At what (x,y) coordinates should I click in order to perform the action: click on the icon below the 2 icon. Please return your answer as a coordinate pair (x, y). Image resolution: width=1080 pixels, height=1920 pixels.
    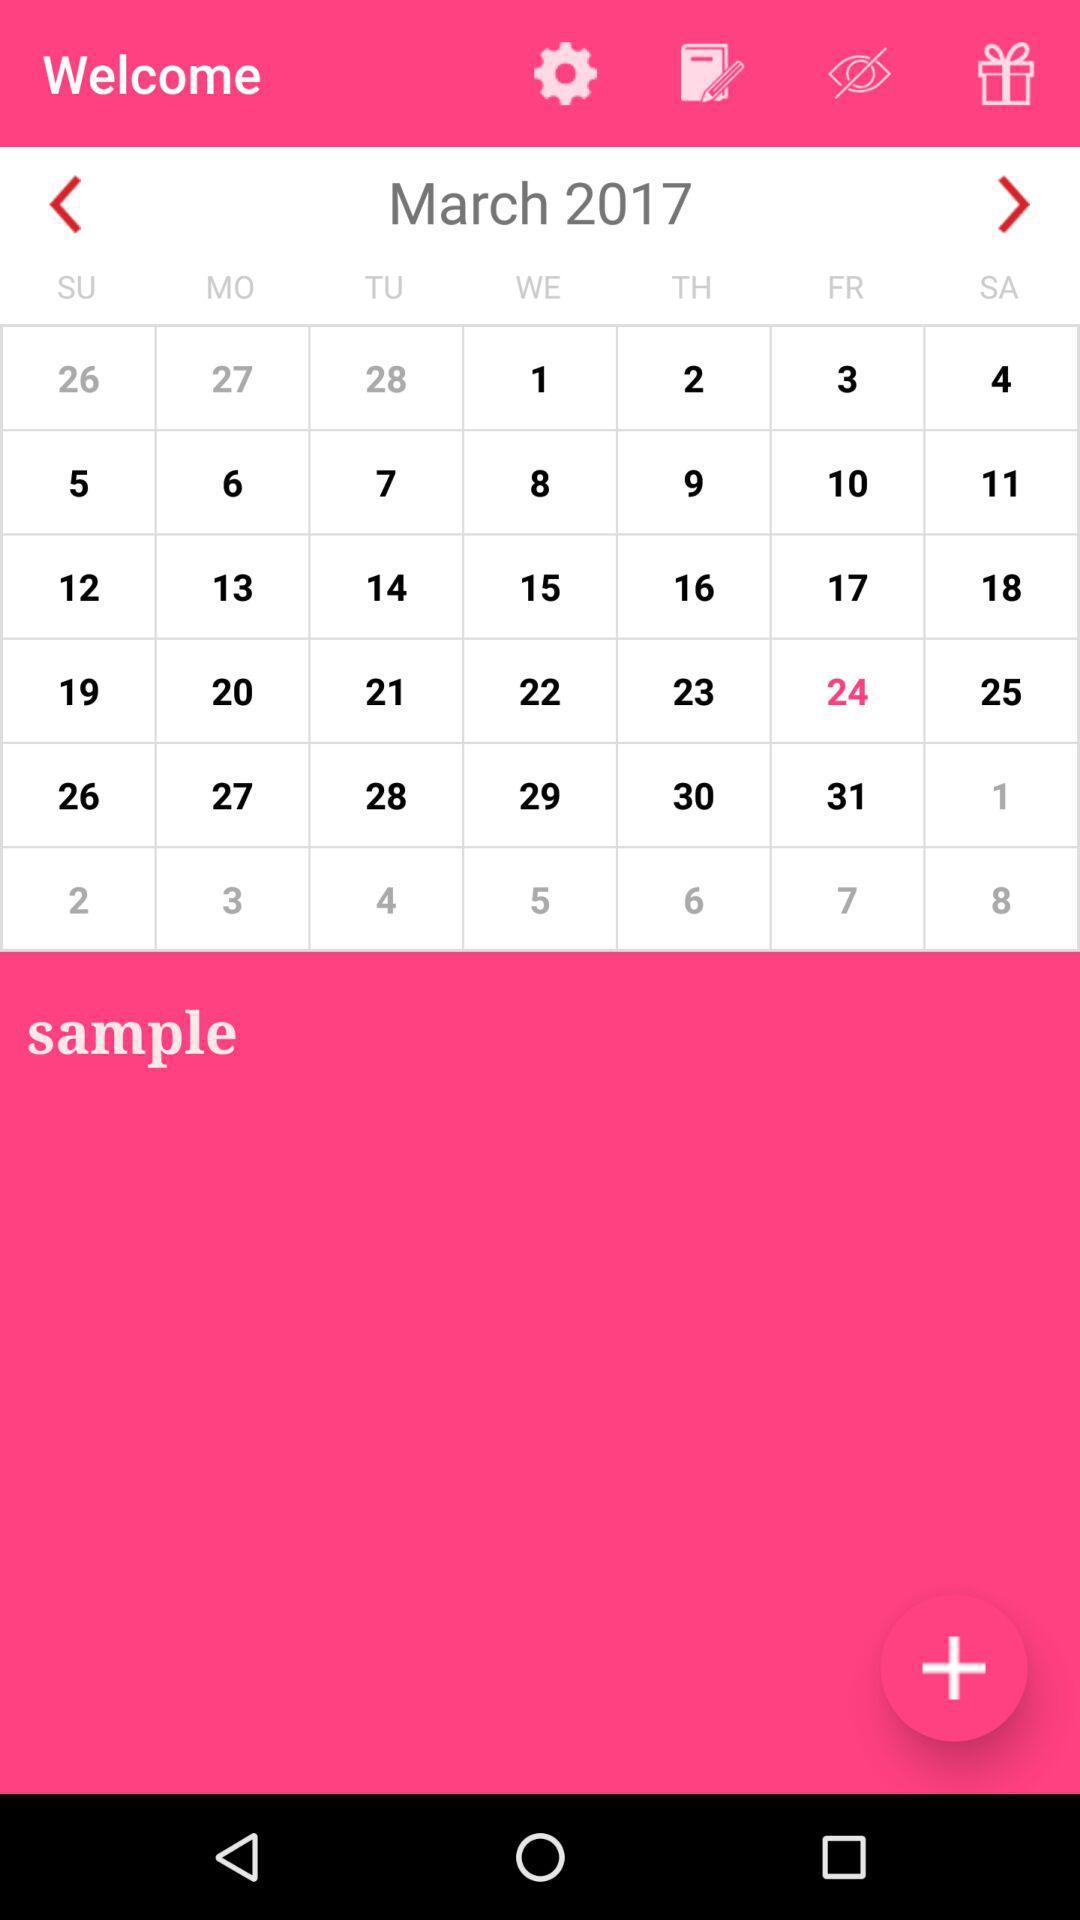
    Looking at the image, I should click on (132, 1030).